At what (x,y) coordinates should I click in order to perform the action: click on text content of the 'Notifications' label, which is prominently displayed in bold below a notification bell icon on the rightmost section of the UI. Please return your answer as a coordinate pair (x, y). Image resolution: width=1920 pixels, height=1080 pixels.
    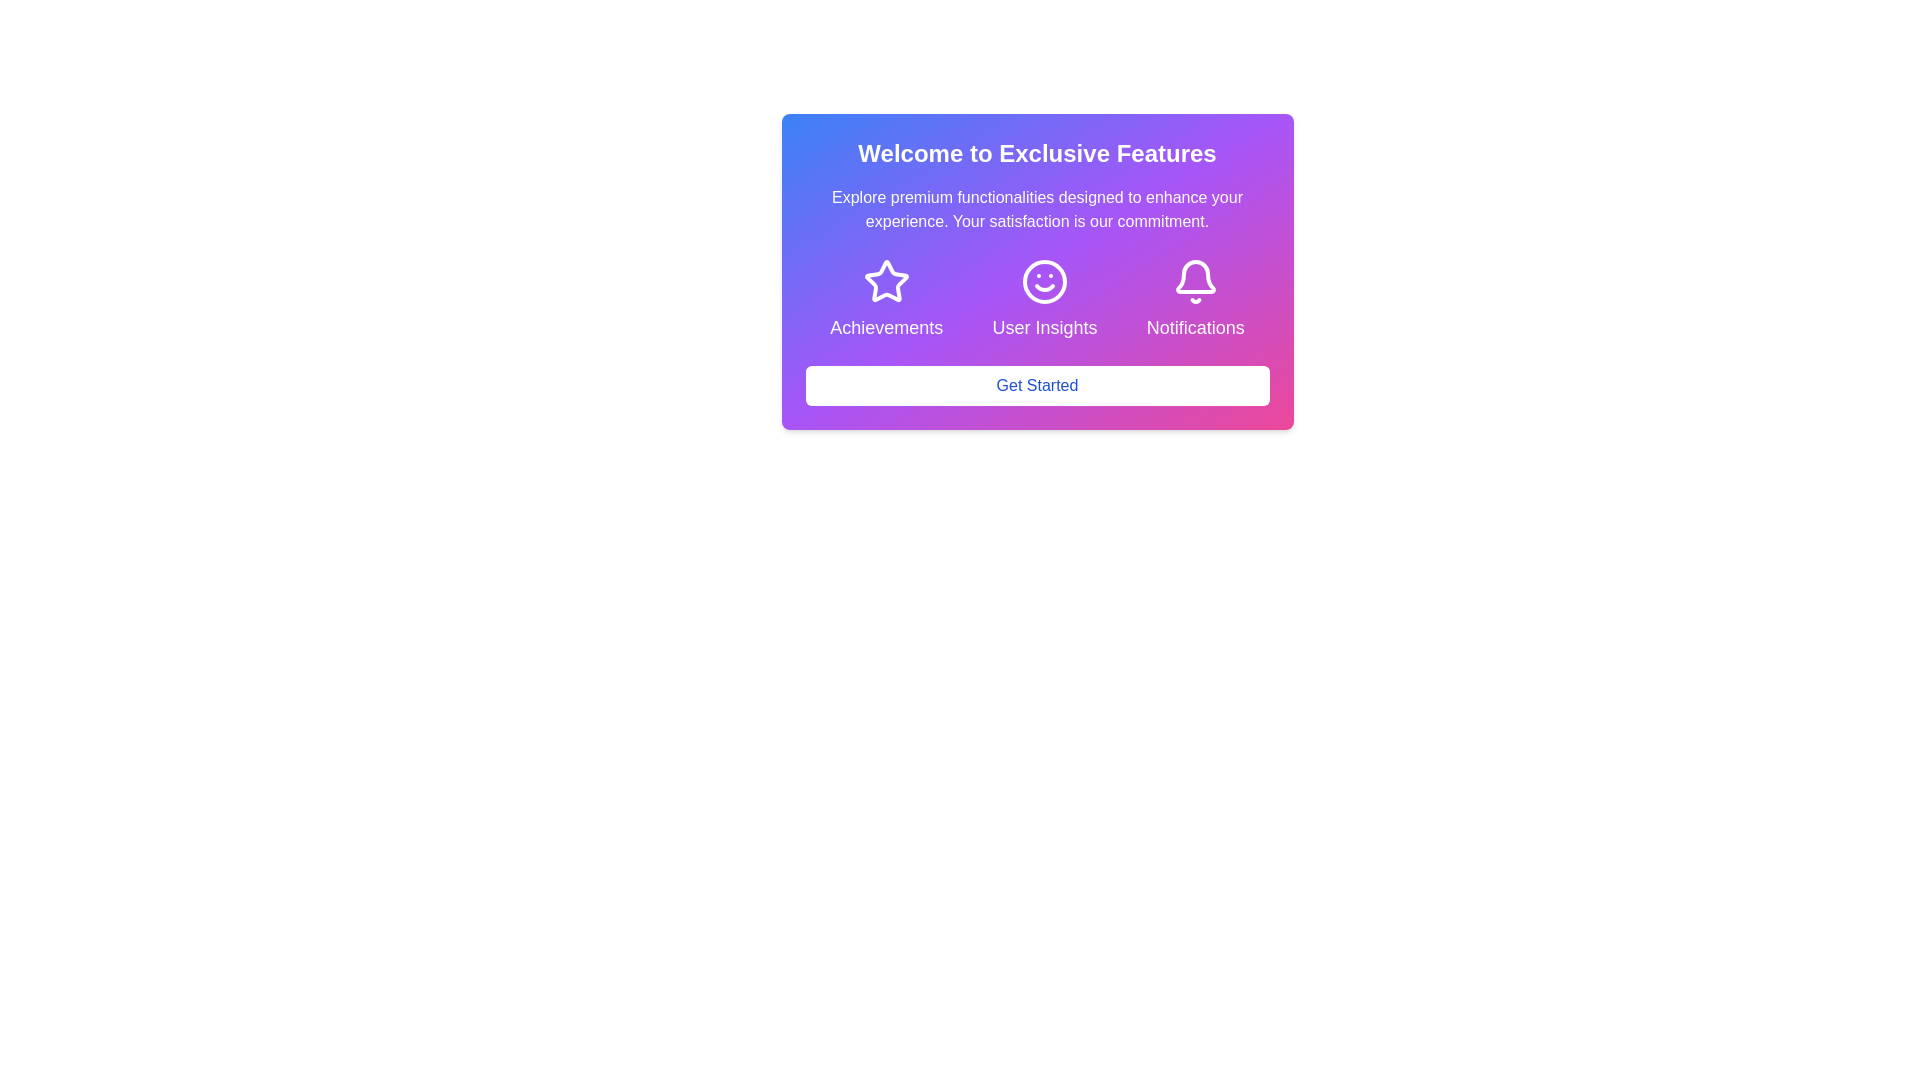
    Looking at the image, I should click on (1195, 326).